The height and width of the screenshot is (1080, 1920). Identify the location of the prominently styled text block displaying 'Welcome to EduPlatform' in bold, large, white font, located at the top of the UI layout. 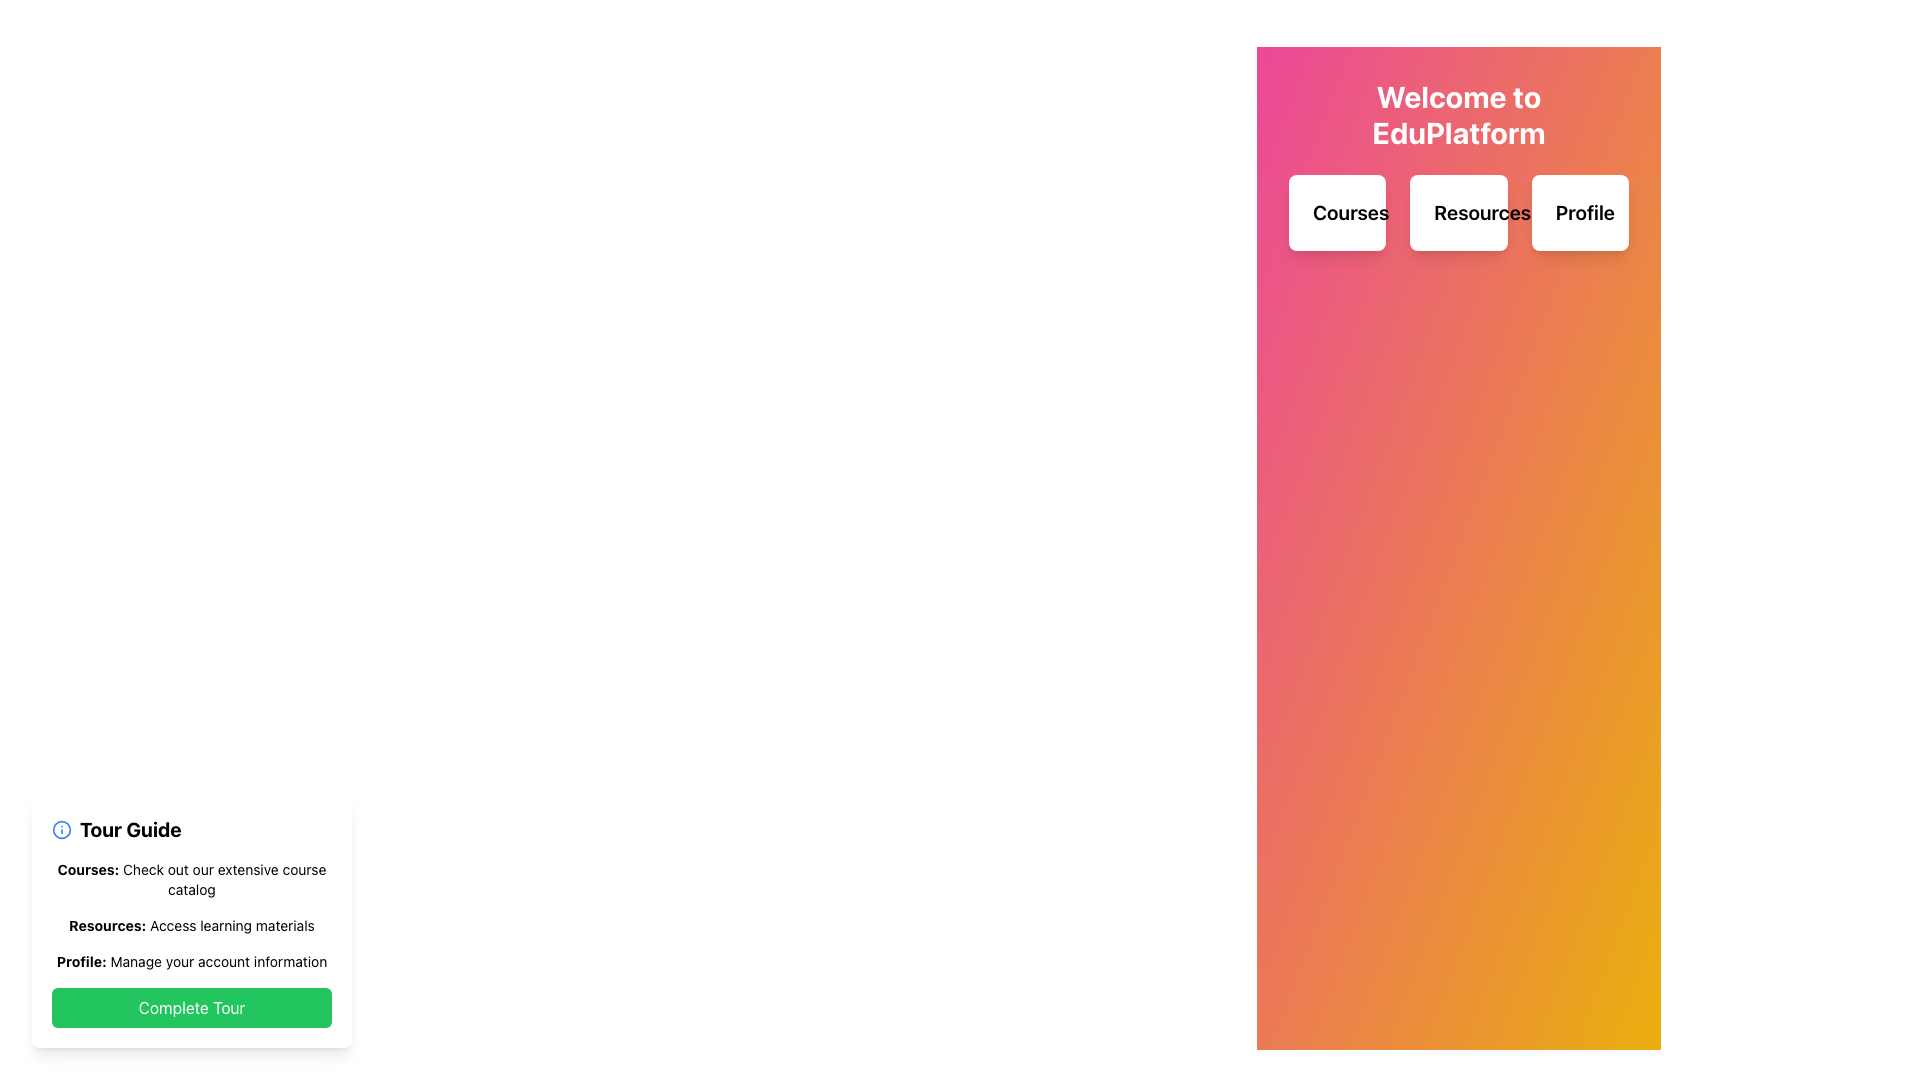
(1459, 115).